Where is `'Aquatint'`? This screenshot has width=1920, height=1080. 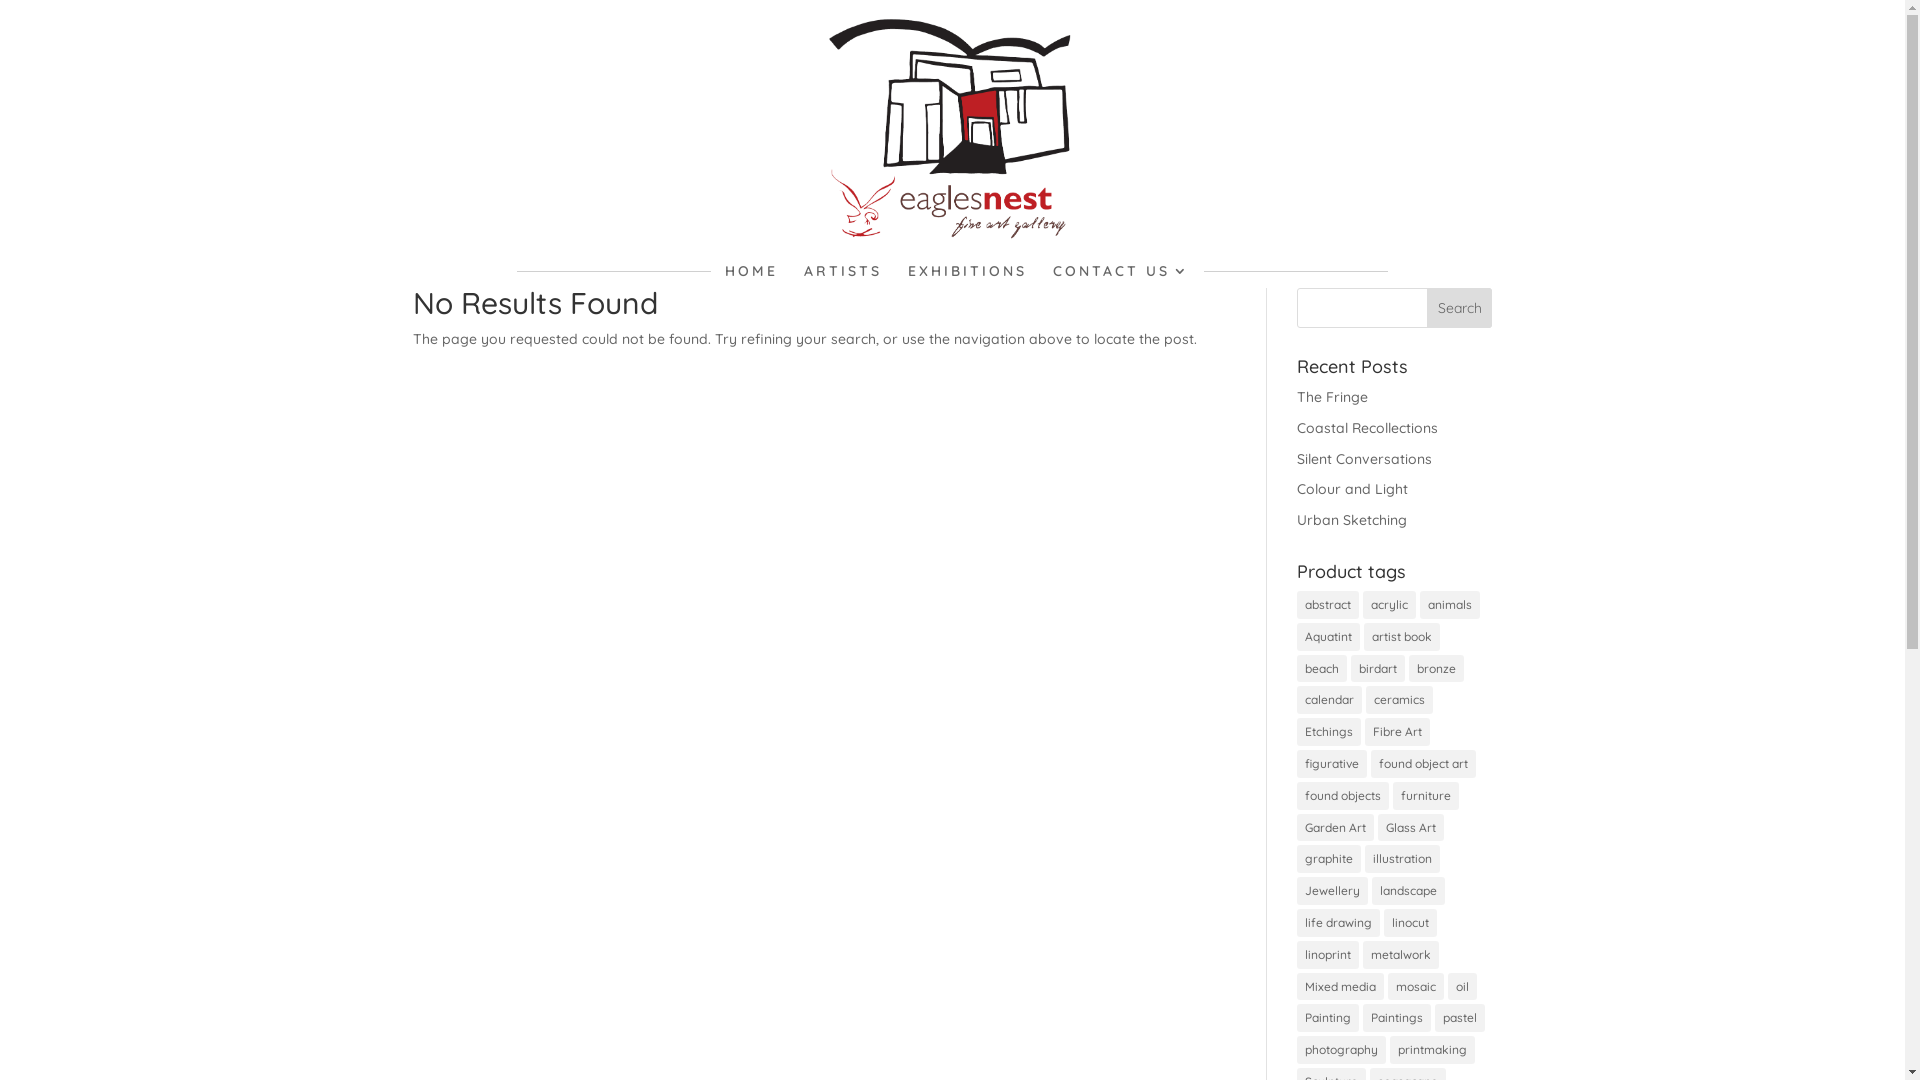
'Aquatint' is located at coordinates (1296, 636).